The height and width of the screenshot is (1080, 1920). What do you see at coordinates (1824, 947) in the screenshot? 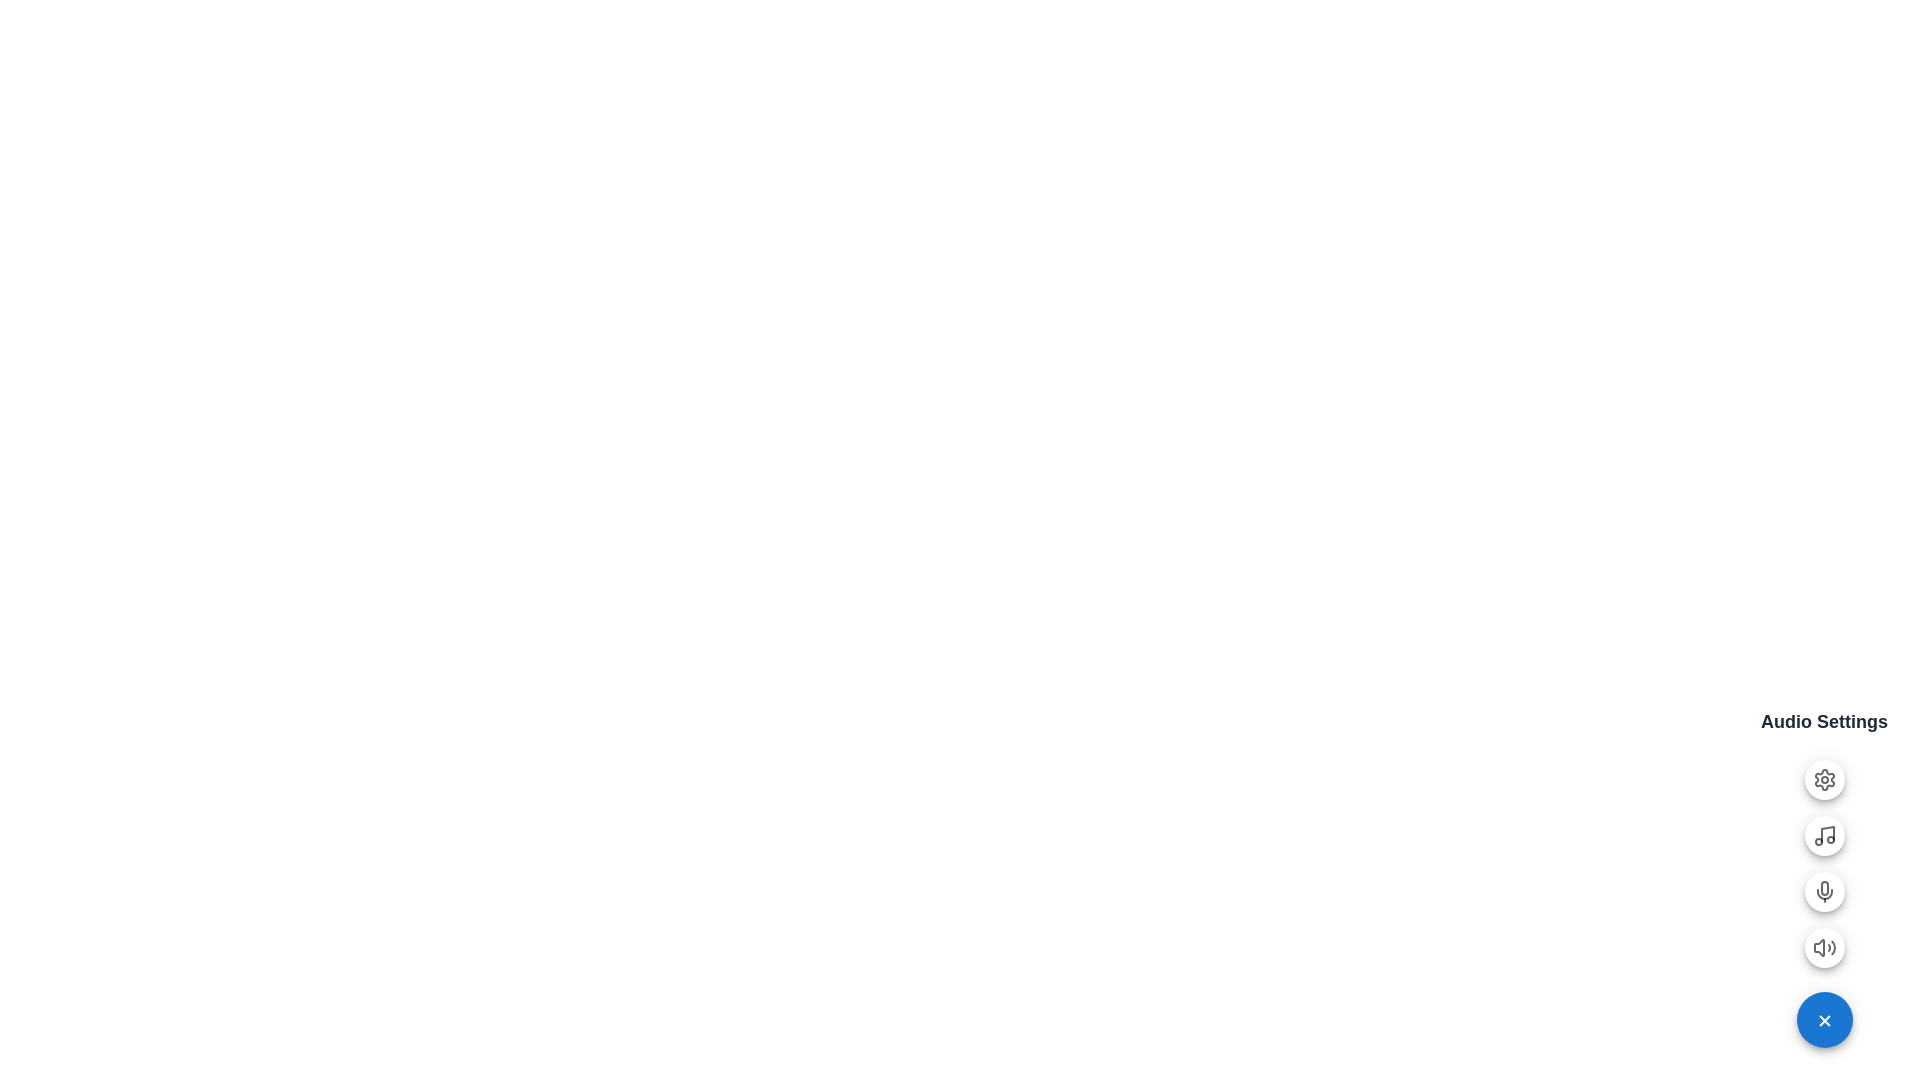
I see `the Floating Action Button (FAB) with a speaker icon` at bounding box center [1824, 947].